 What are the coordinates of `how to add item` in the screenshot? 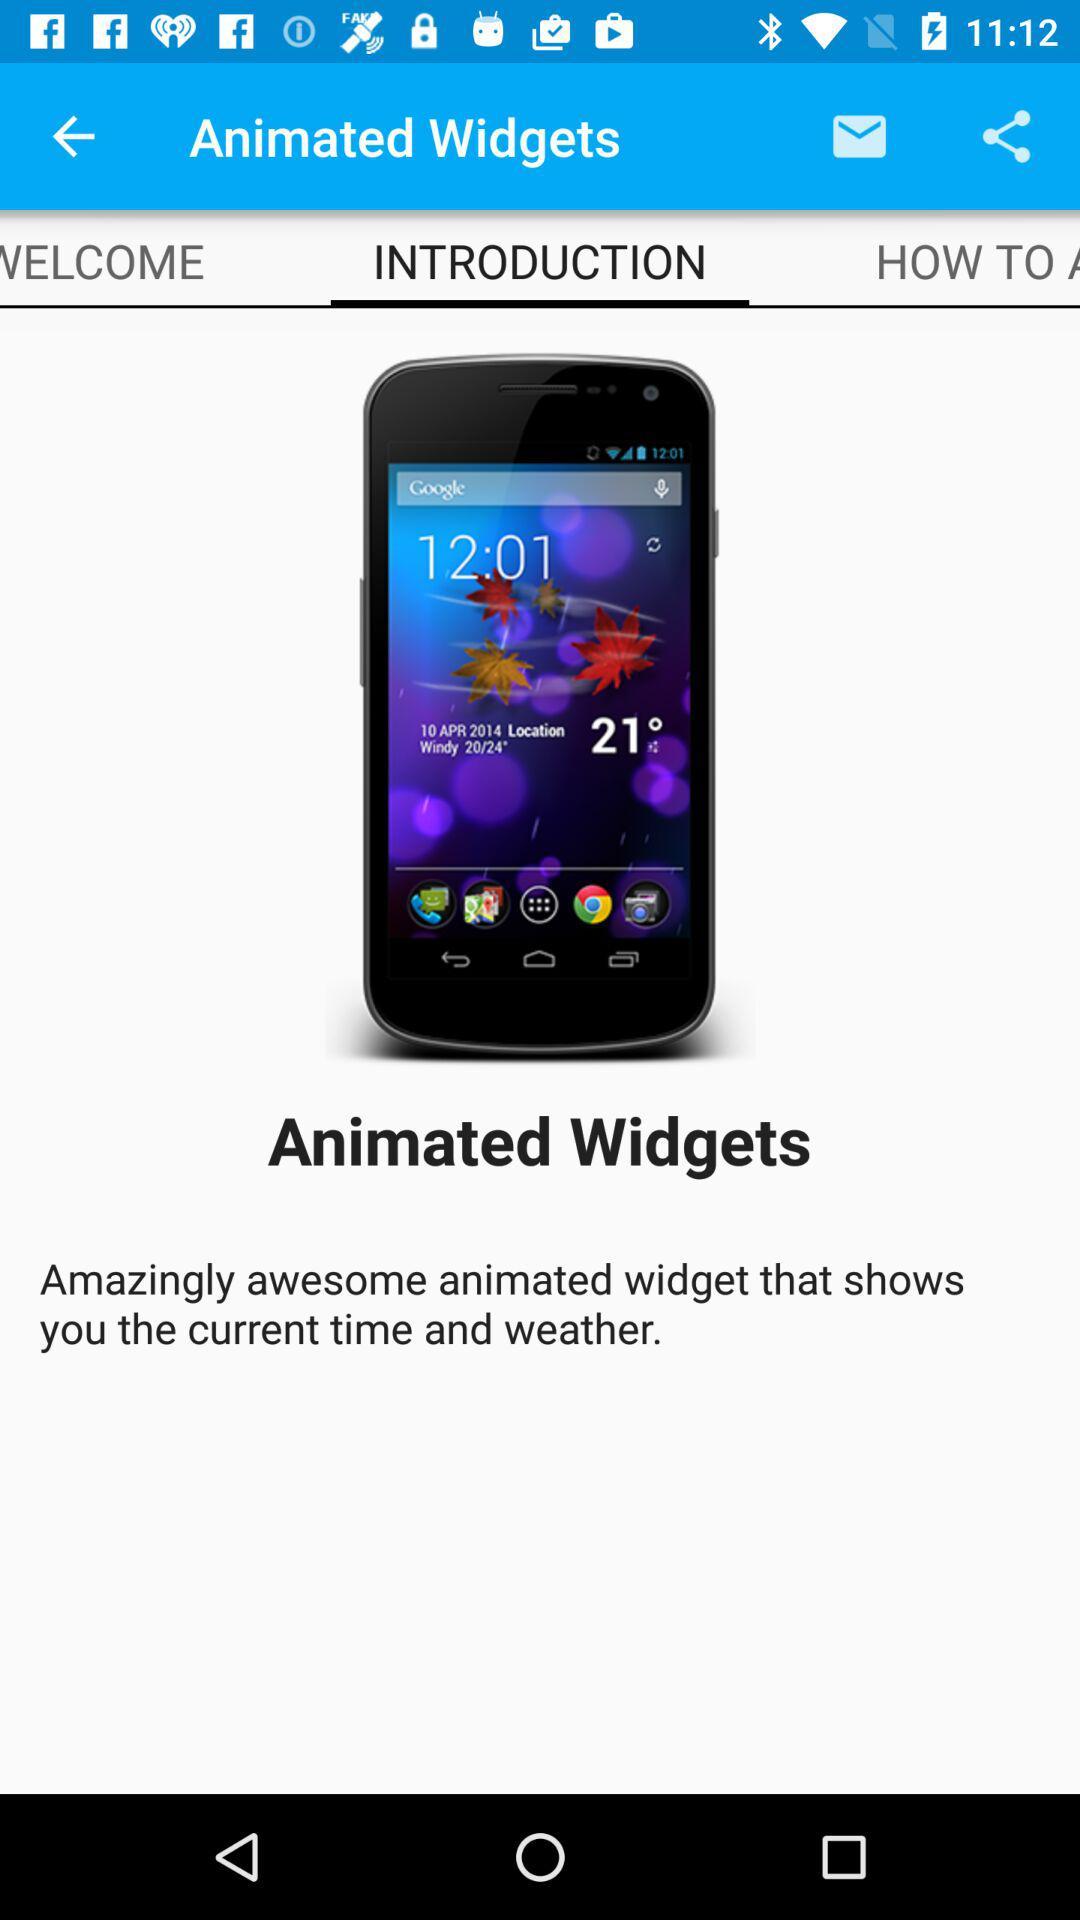 It's located at (976, 259).